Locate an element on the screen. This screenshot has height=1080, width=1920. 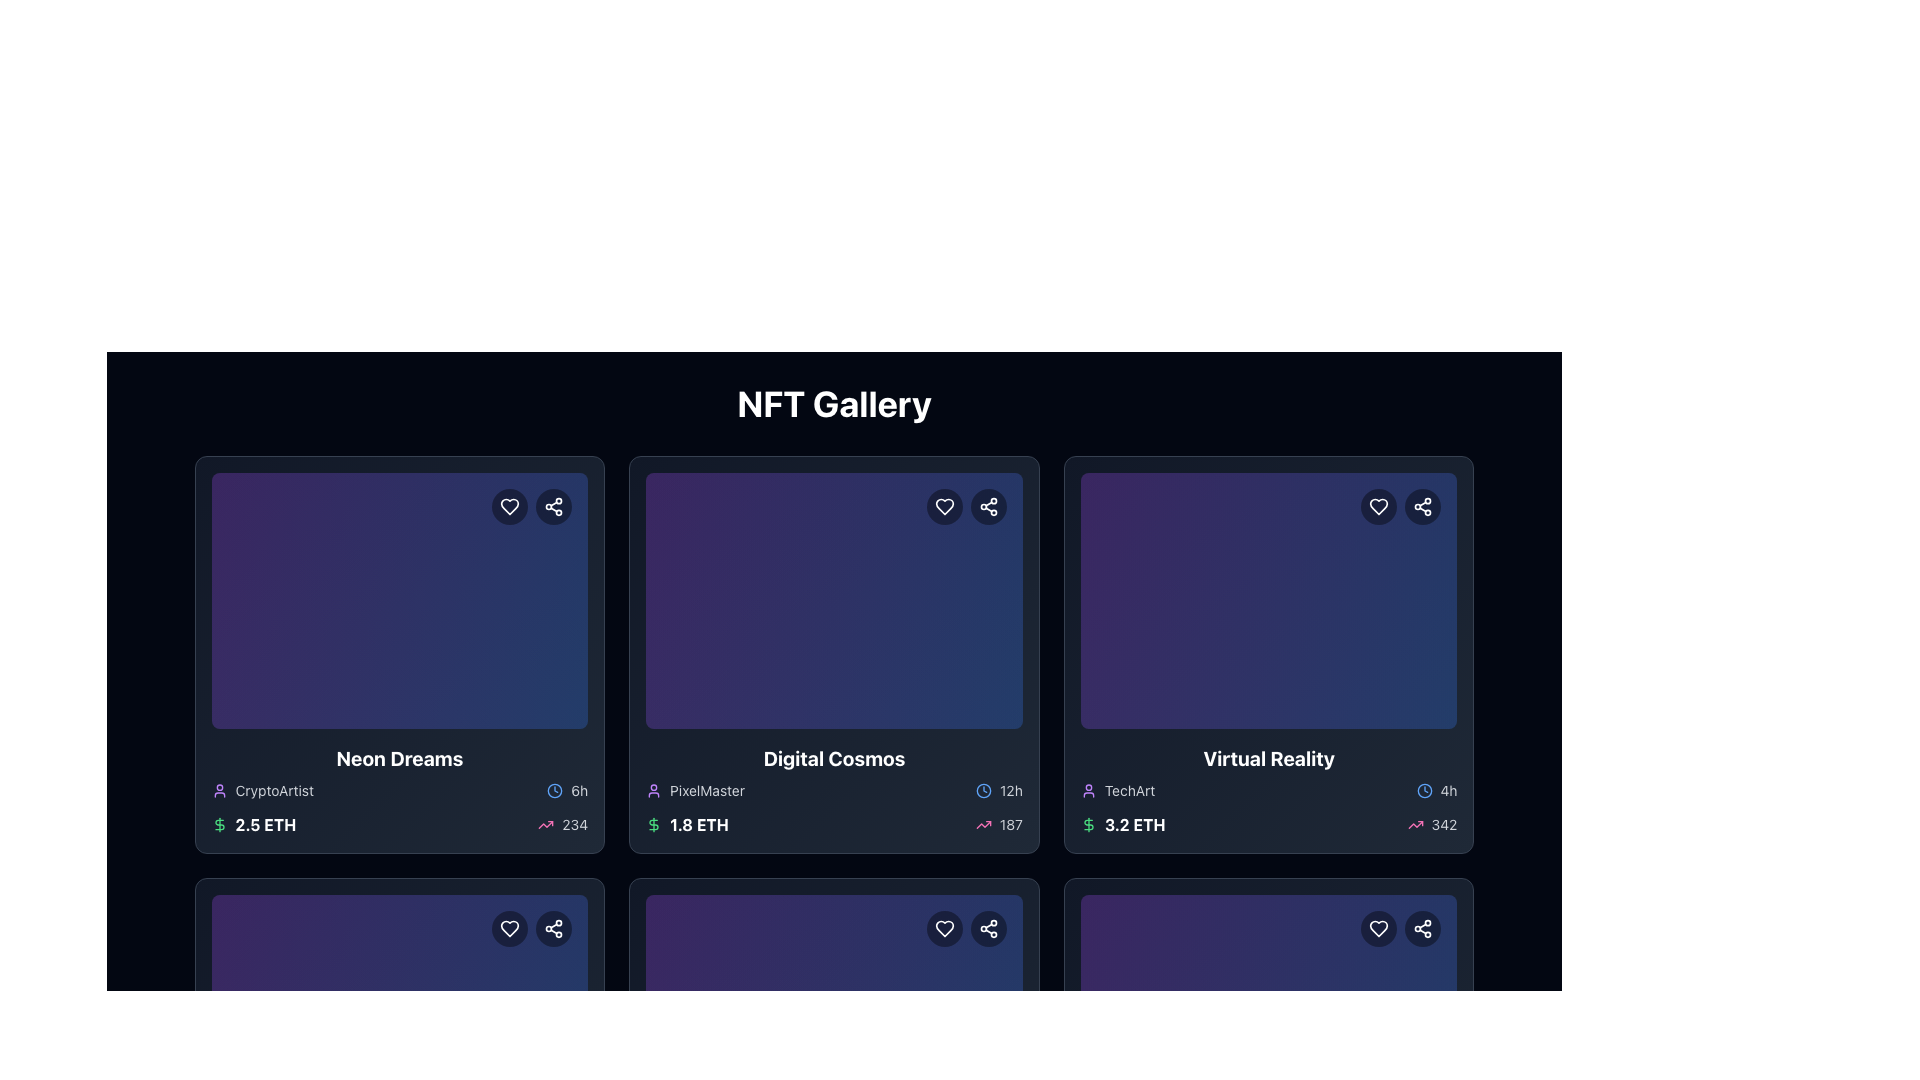
time information displayed at the bottom-right corner of the first card in the 'NFT Gallery' grid, which provides the temporal context for the associated content is located at coordinates (566, 789).